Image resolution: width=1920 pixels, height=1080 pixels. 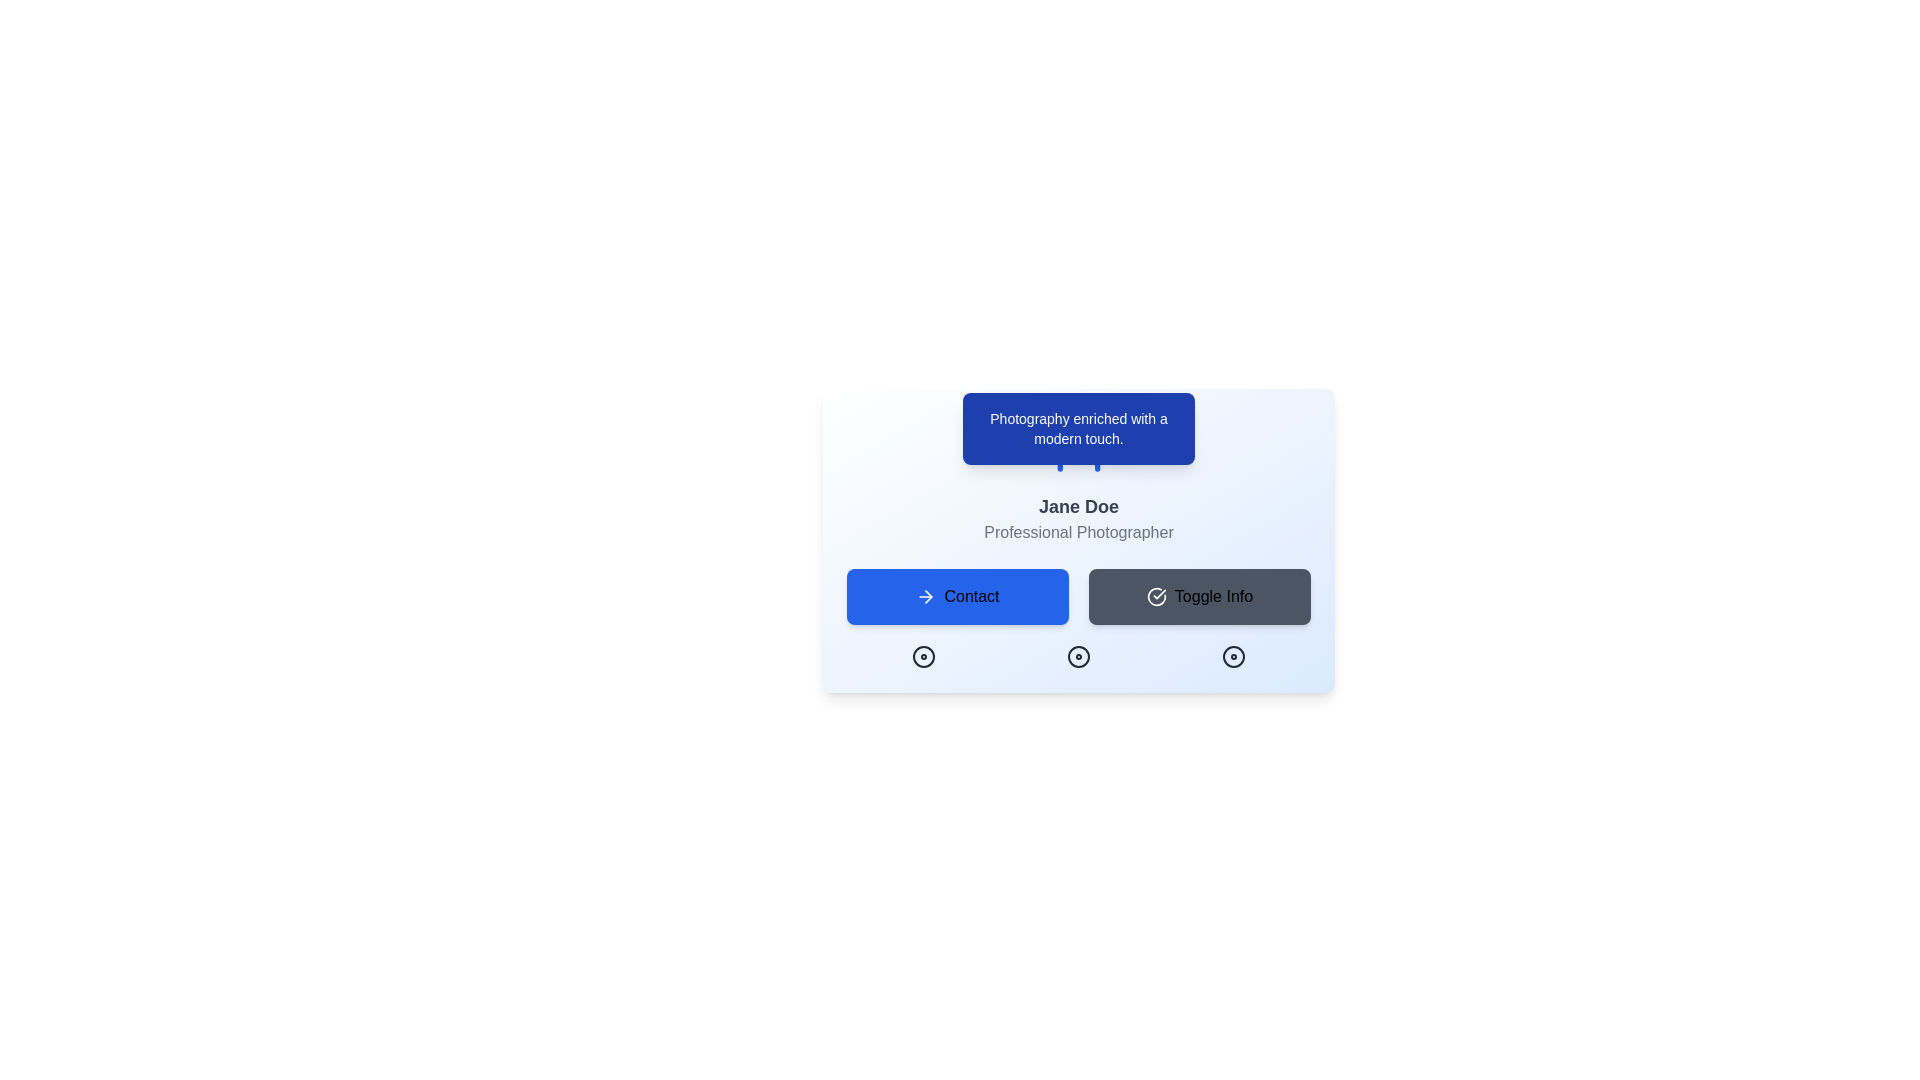 I want to click on the blue 'Contact' button with white text and a small arrow icon, located to the left of the 'Toggle Info' button in the bottom section of the layout, so click(x=957, y=596).